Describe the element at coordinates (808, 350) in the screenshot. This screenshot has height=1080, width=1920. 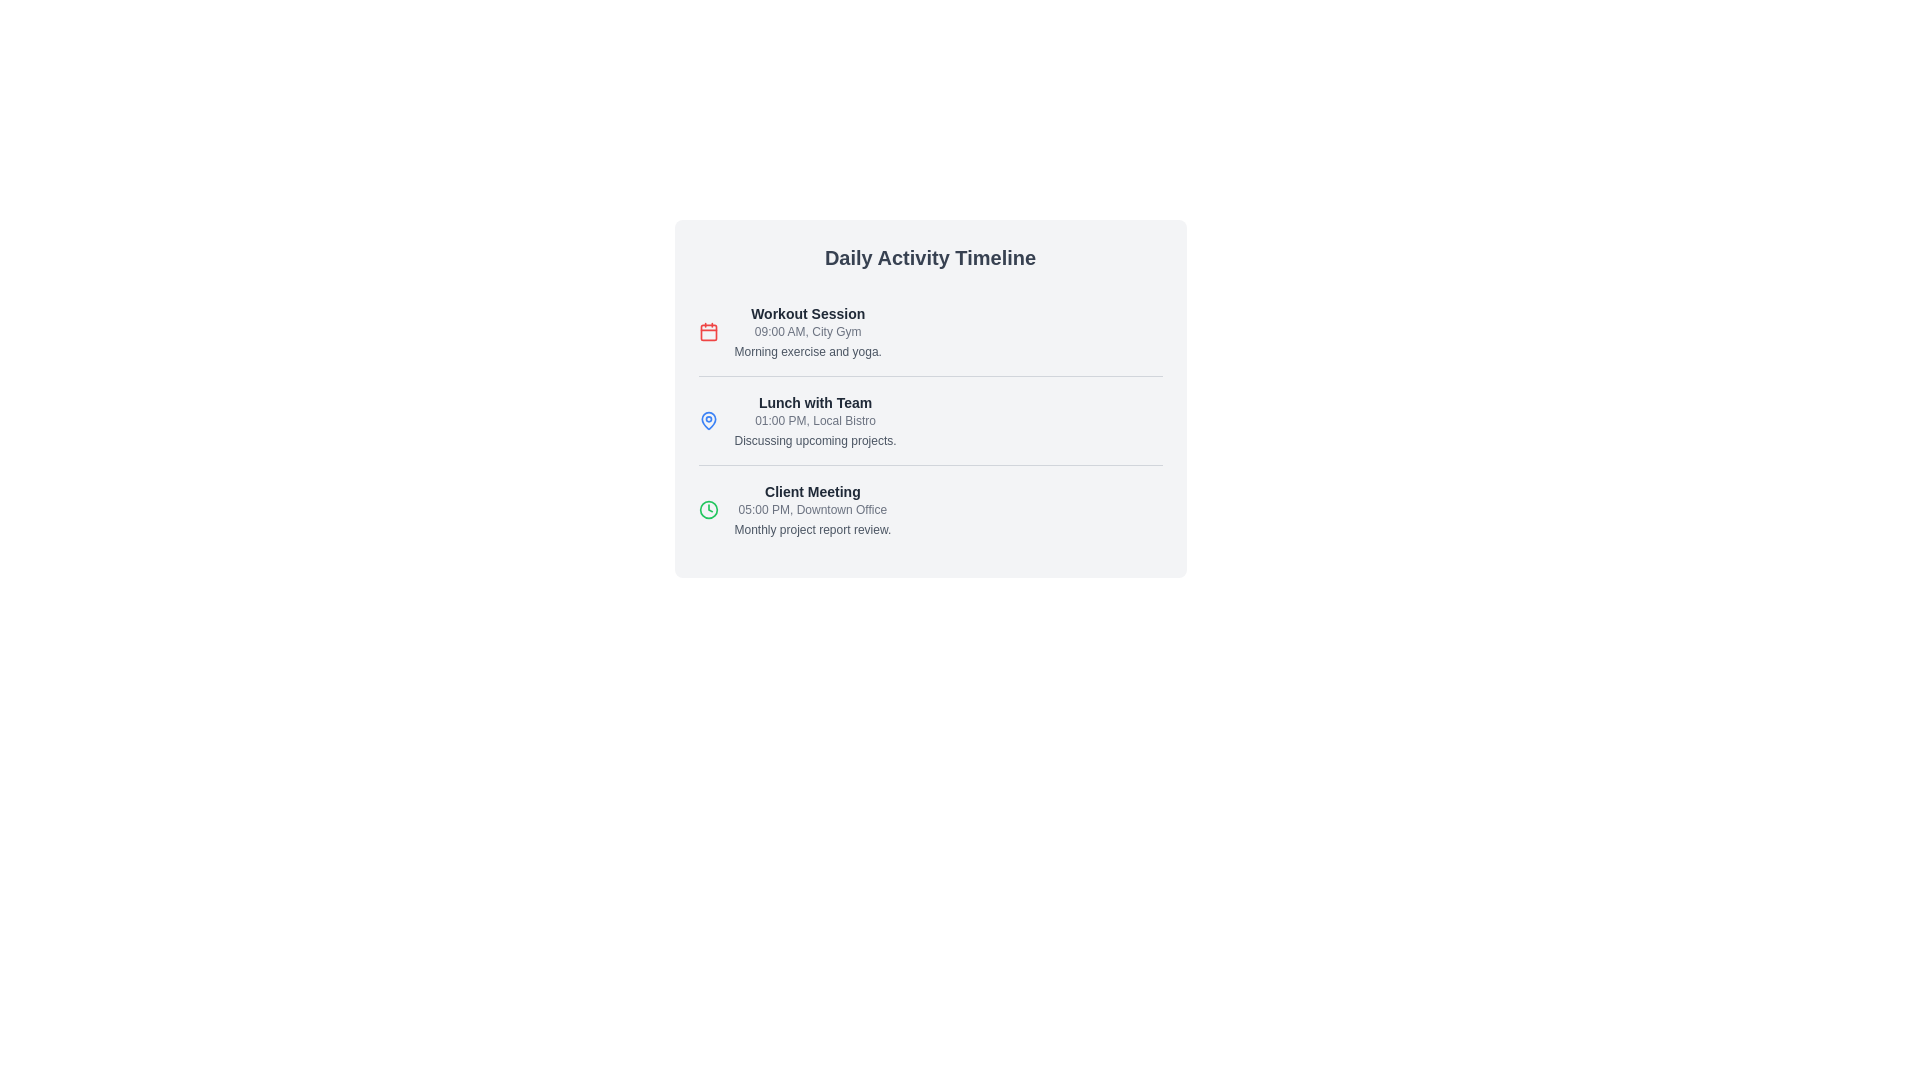
I see `the descriptive text element that provides additional information about the 'Workout Session' activity, located below the '09:00 AM, City Gym' element in the 'Workout Session' group` at that location.